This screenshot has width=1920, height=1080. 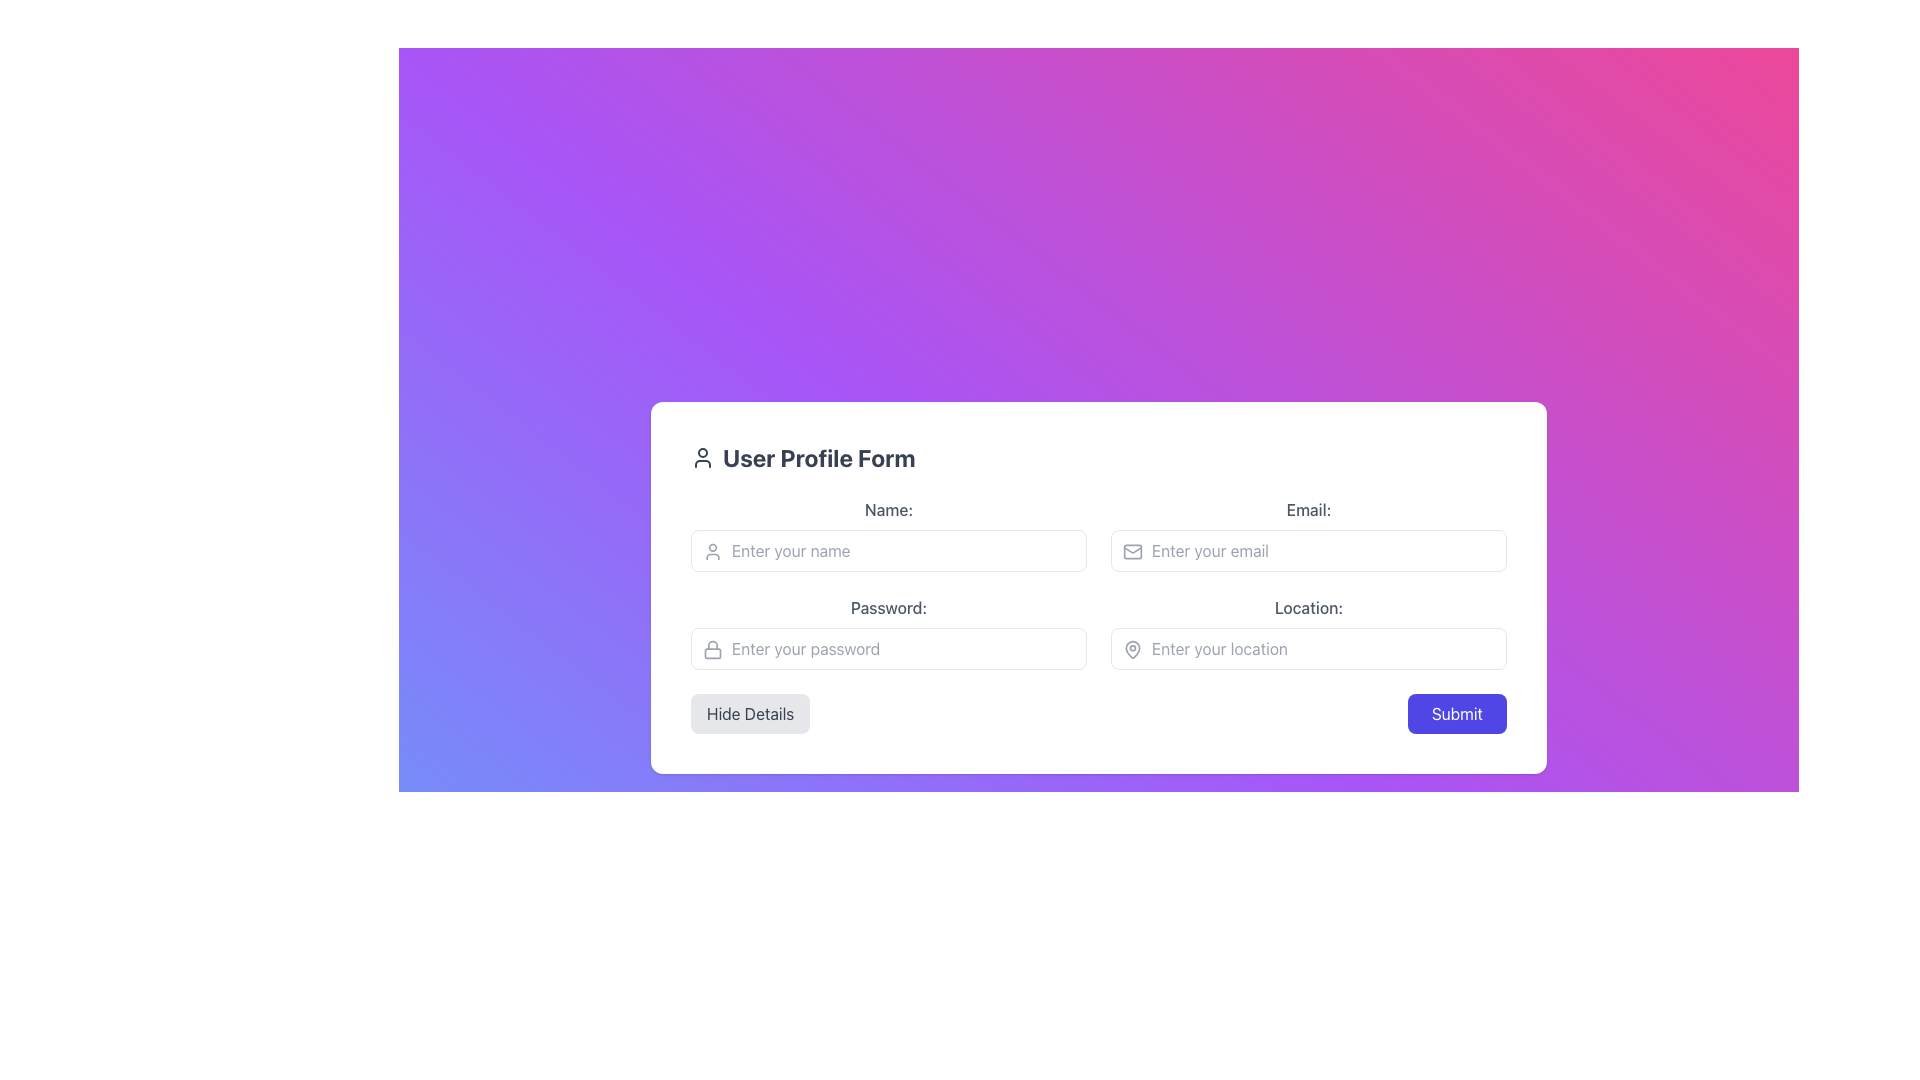 I want to click on accessibility attributes of the pin icon graphic located within the 'Location' input field, which symbolizes location with a minimalistic design and is positioned to the left inside the input field, so click(x=1132, y=650).